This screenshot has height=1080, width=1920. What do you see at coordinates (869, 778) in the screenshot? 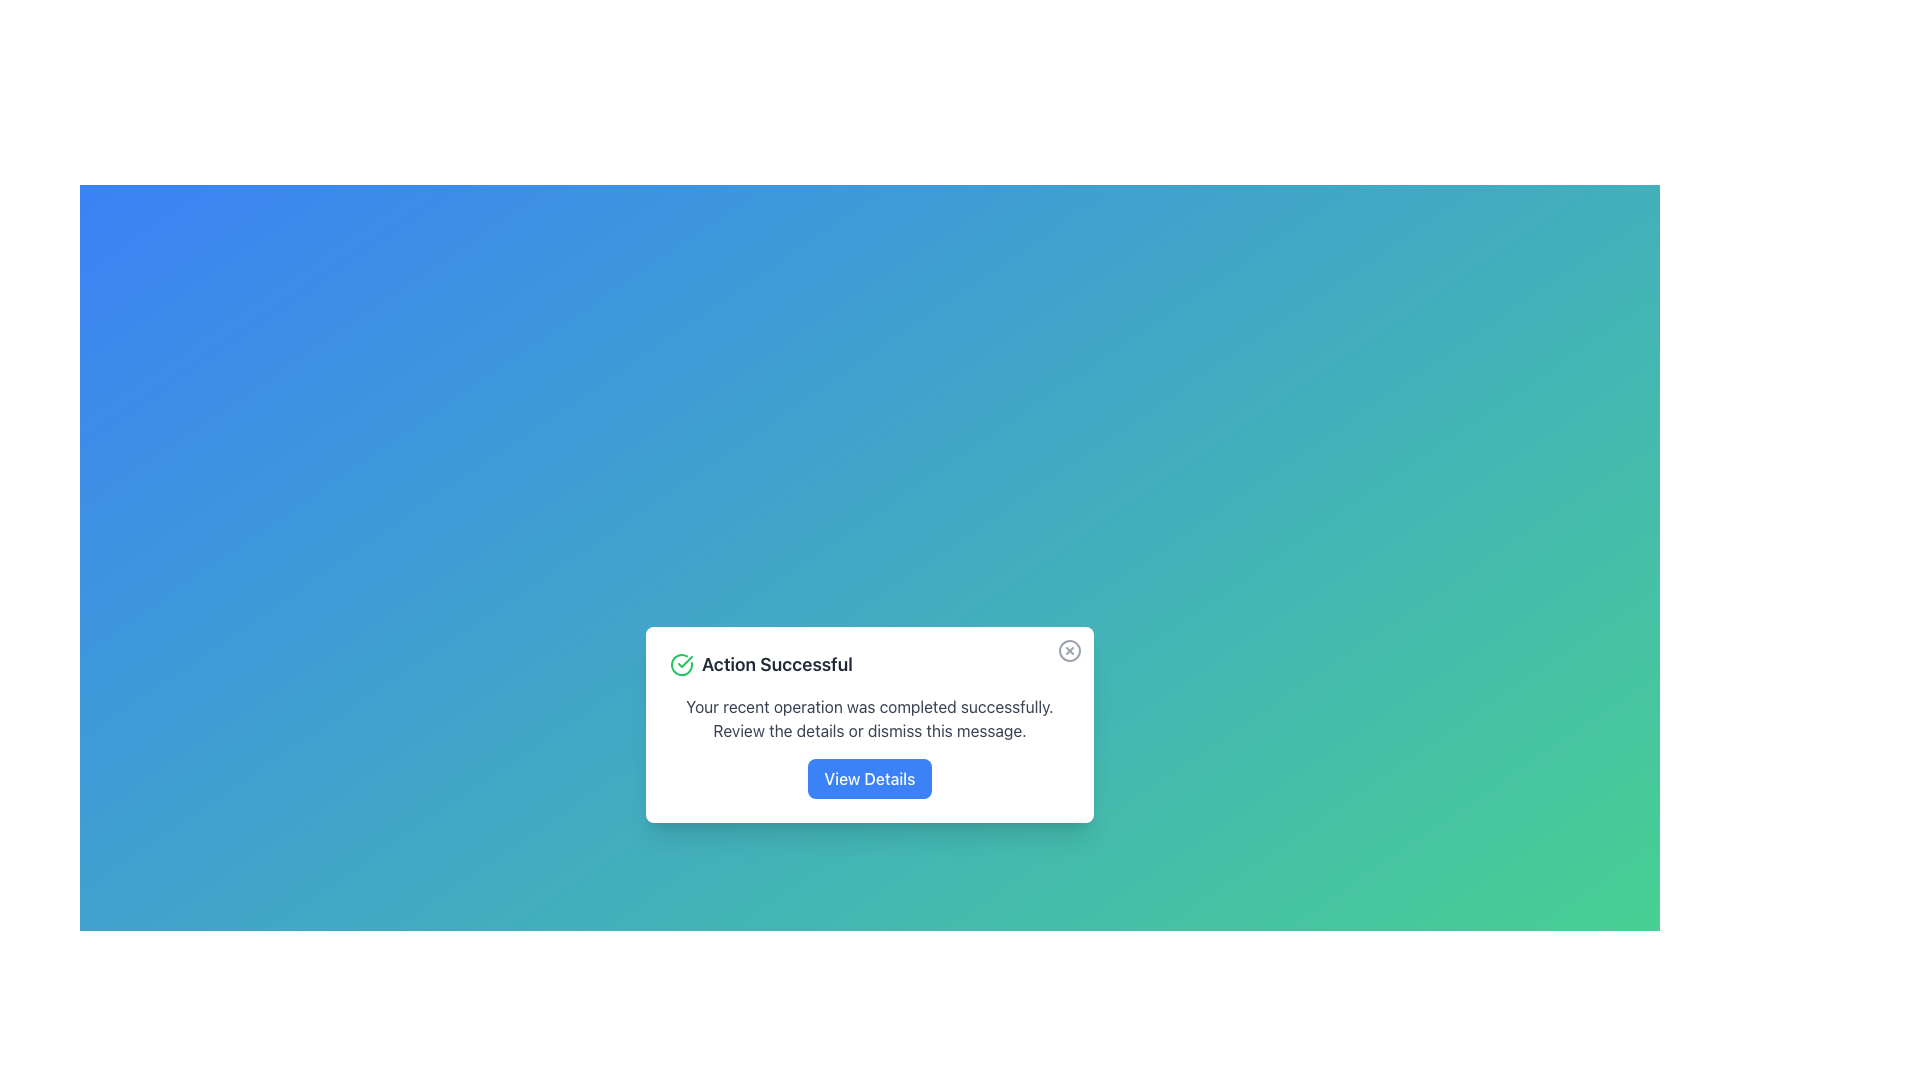
I see `the button located at the bottom center of the notification dialog box that allows users` at bounding box center [869, 778].